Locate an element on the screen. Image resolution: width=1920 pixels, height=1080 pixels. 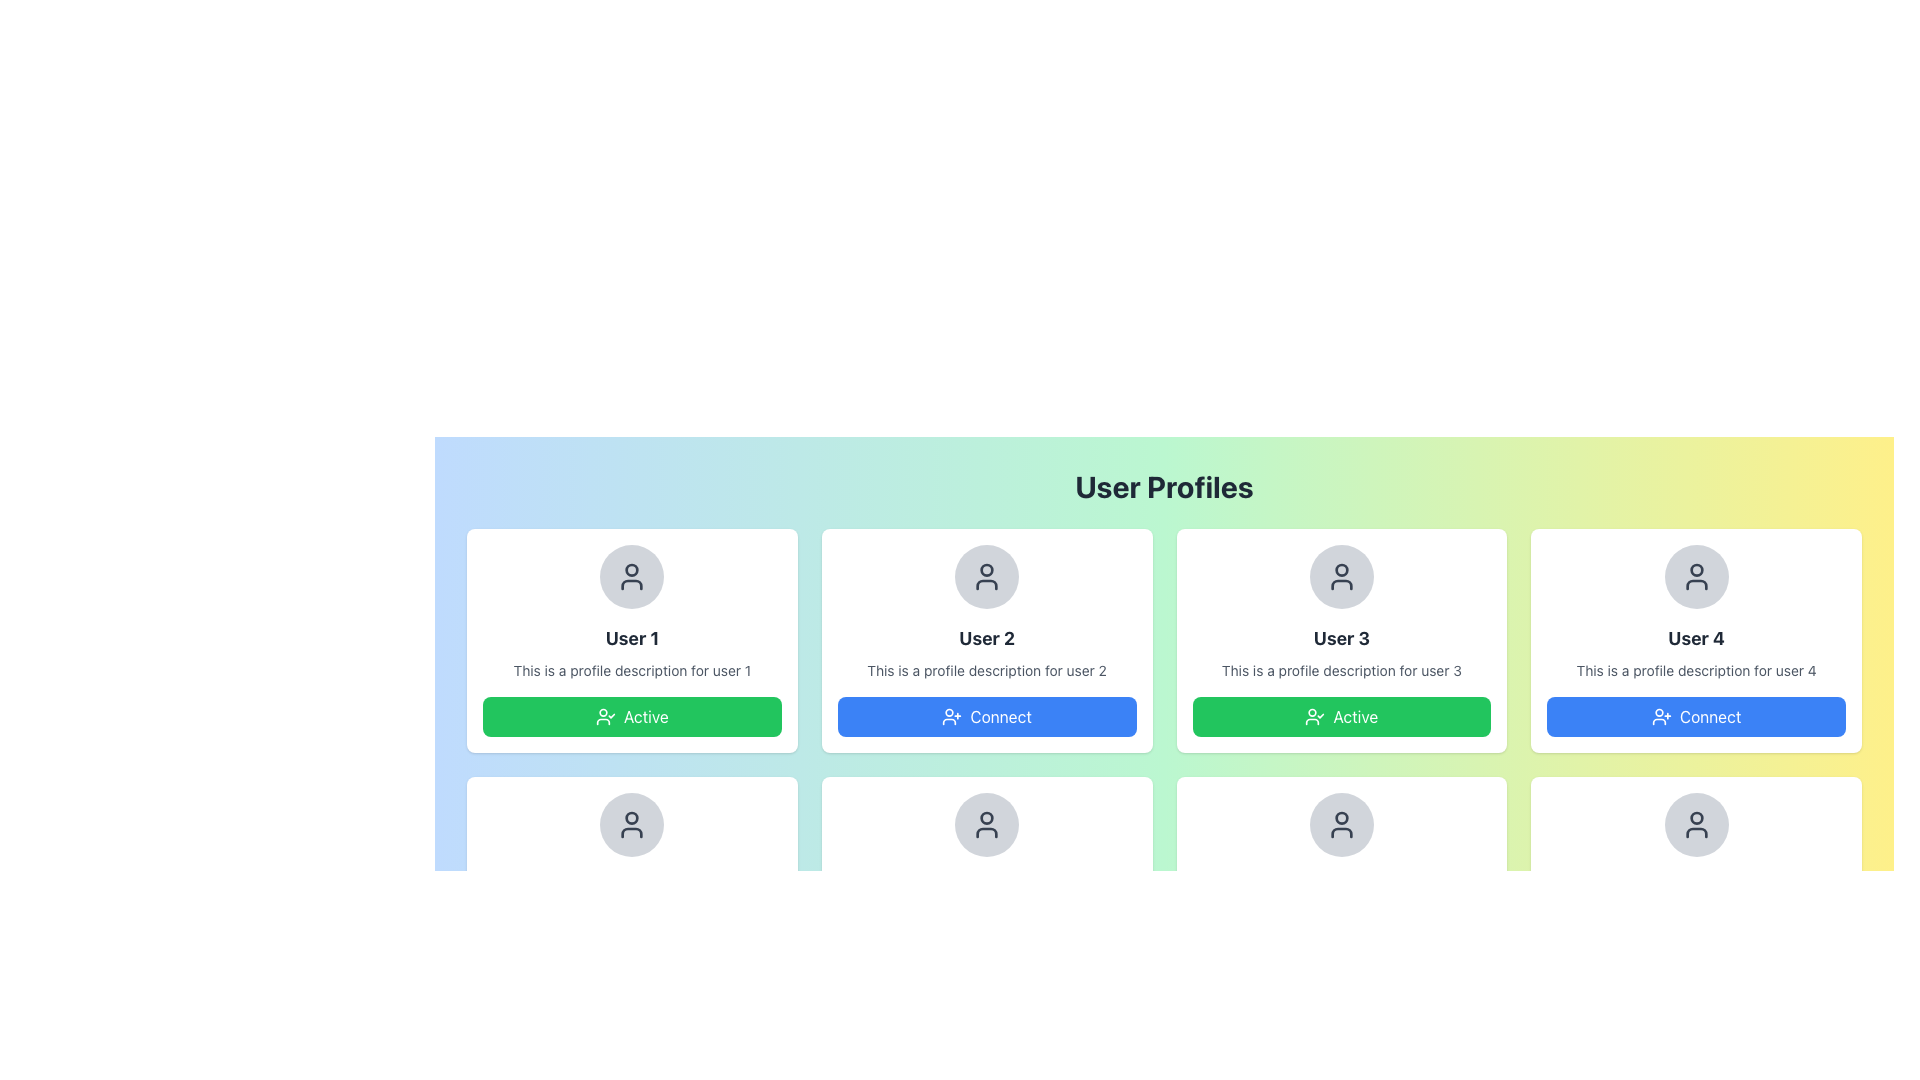
the circular avatar placeholder for User 2, which has a gray background and a simplistic user profile icon, located at the top-center of the user profile card is located at coordinates (987, 577).